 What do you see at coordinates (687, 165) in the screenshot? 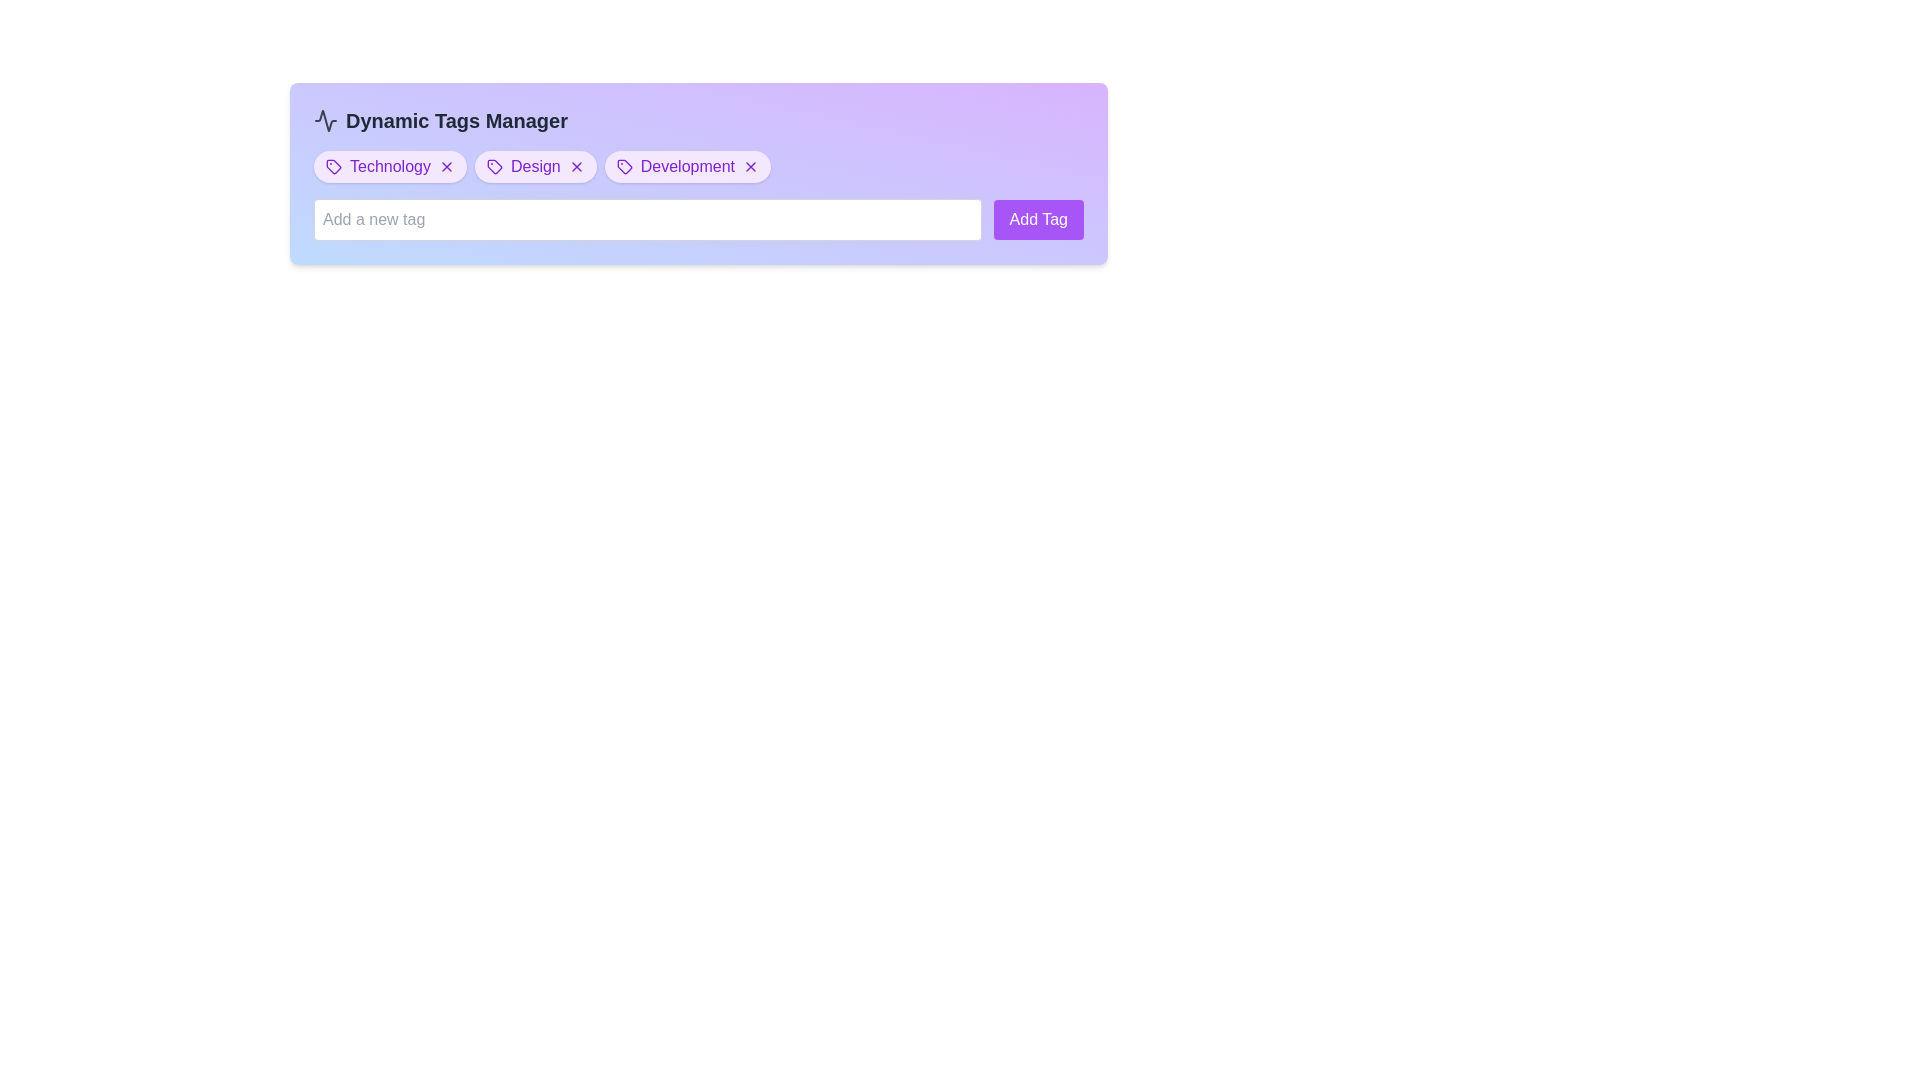
I see `the 'Development' text label within the third tag component of the tag input section, which is styled with a purple color and has a rounded purple background` at bounding box center [687, 165].